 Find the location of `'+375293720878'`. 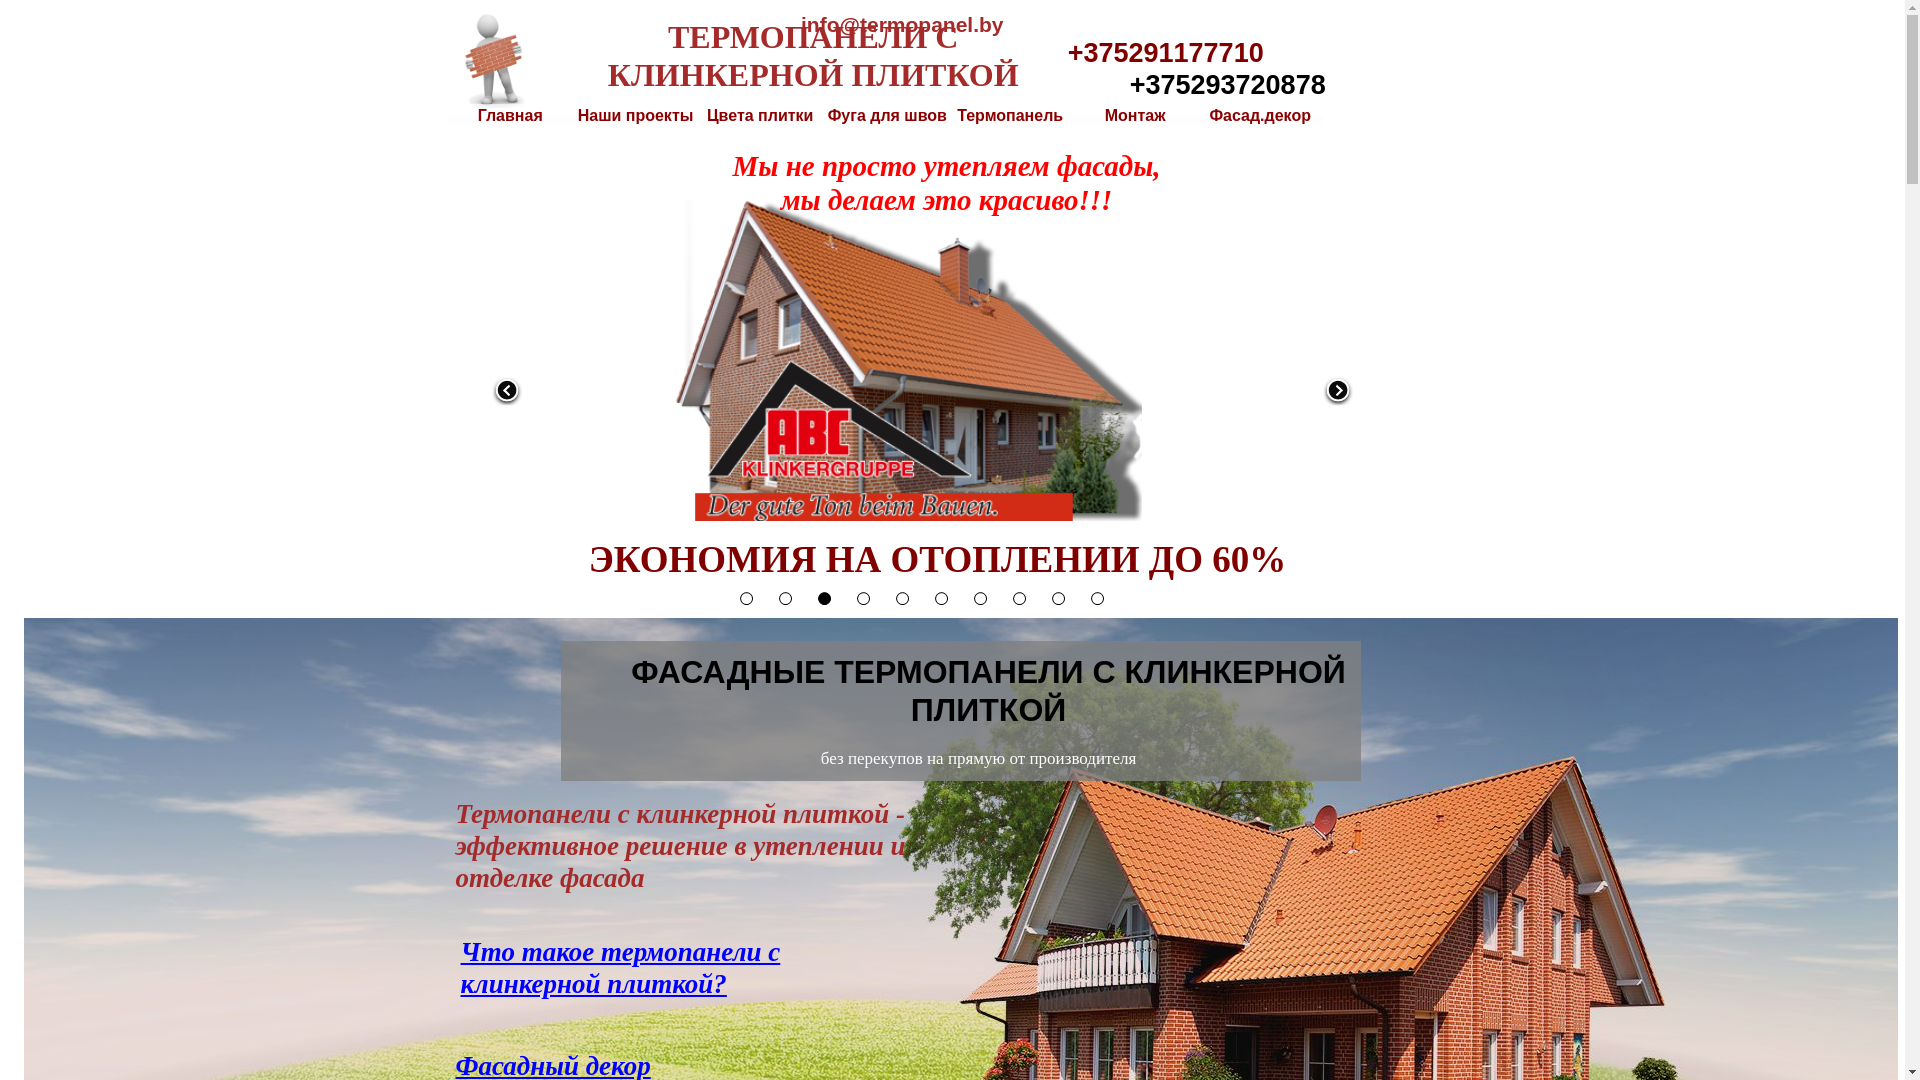

'+375293720878' is located at coordinates (1129, 83).